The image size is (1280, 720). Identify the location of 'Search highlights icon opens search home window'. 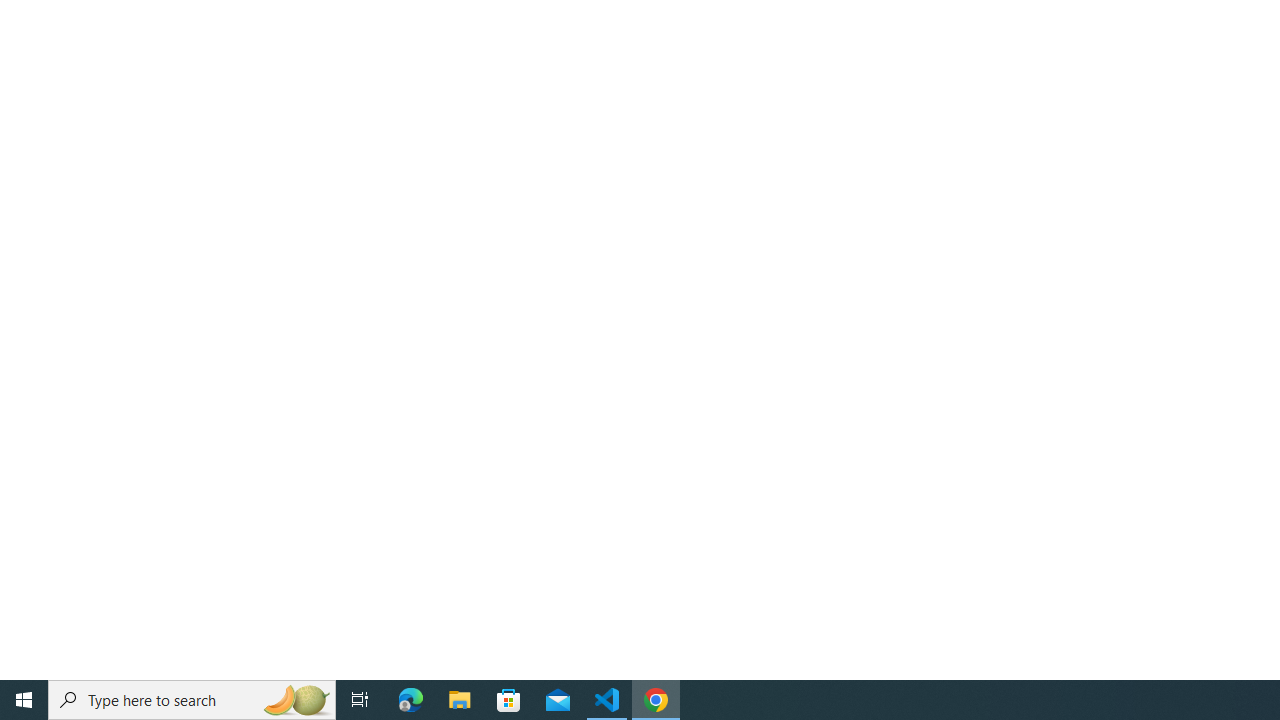
(294, 698).